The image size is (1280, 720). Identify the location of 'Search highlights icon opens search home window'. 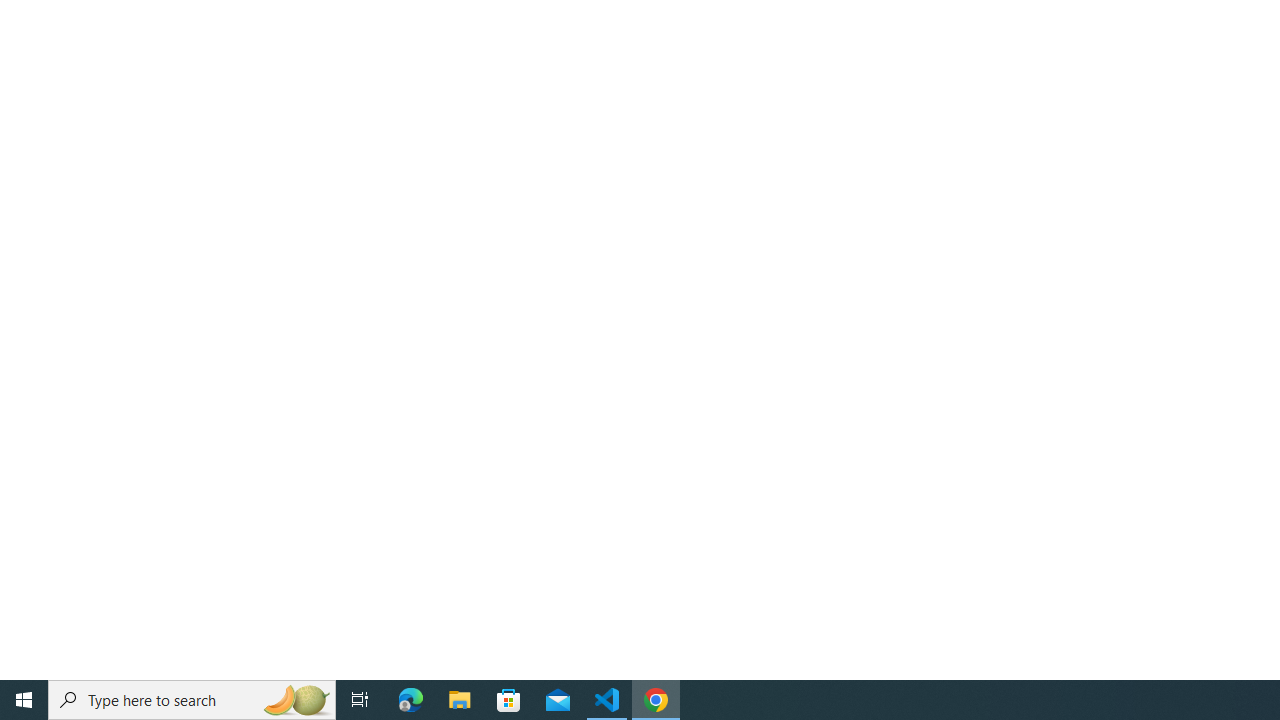
(294, 698).